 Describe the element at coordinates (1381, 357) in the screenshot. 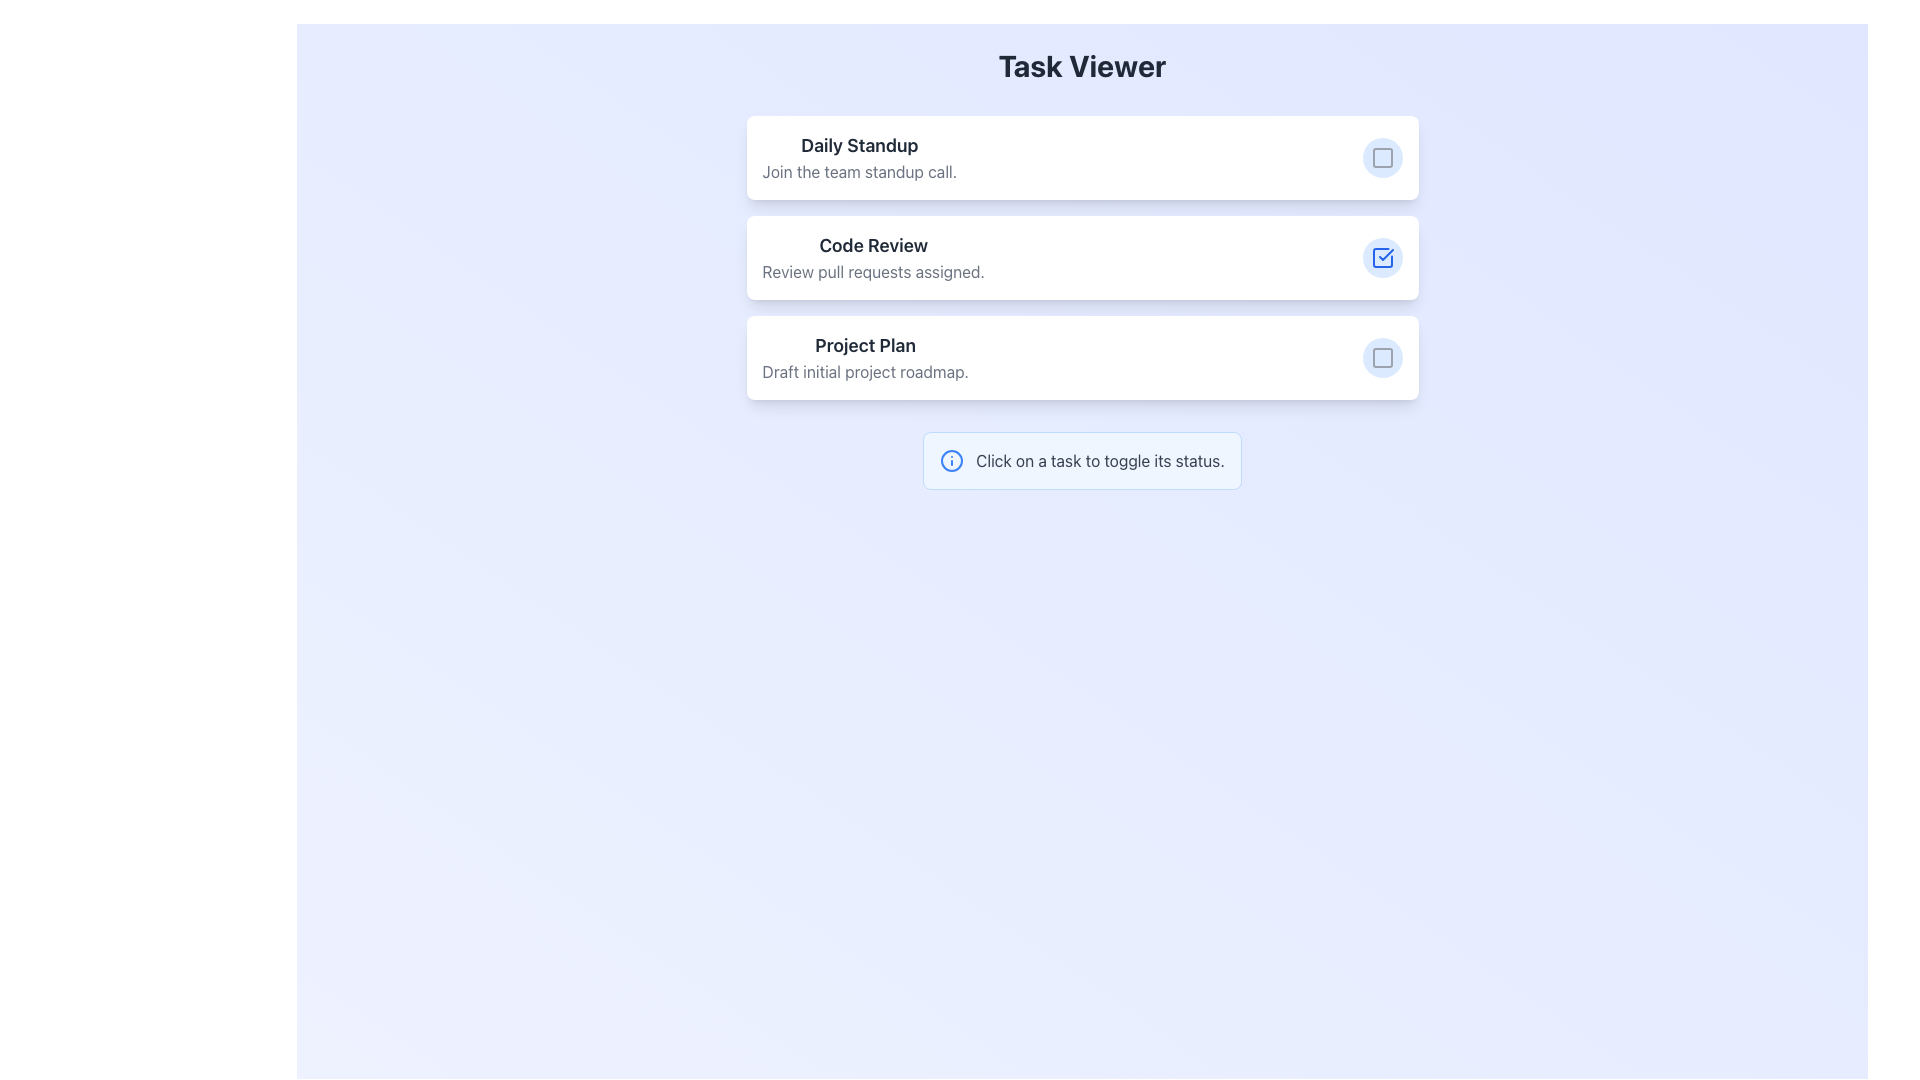

I see `the icon located to the far right of the 'Project Plan' task item to trigger a visual response` at that location.